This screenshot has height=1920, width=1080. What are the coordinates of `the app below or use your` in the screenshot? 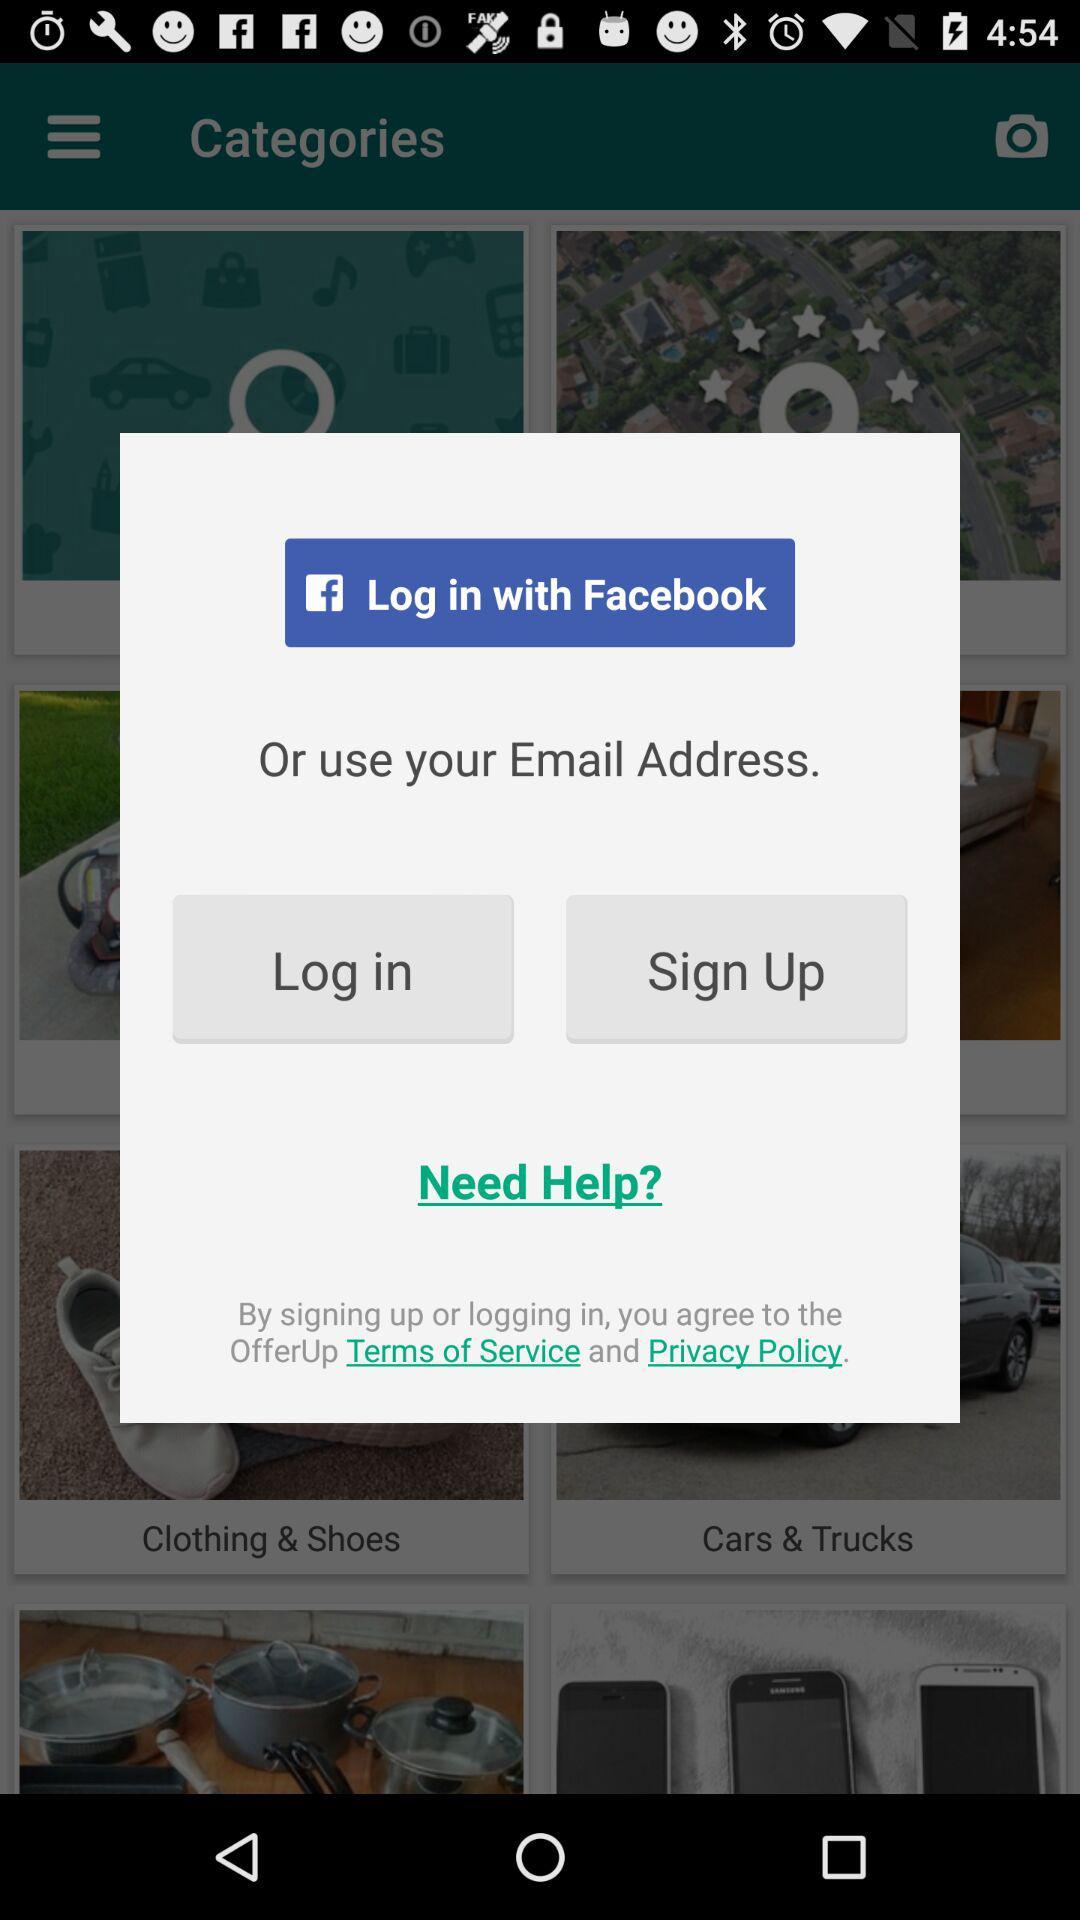 It's located at (736, 969).